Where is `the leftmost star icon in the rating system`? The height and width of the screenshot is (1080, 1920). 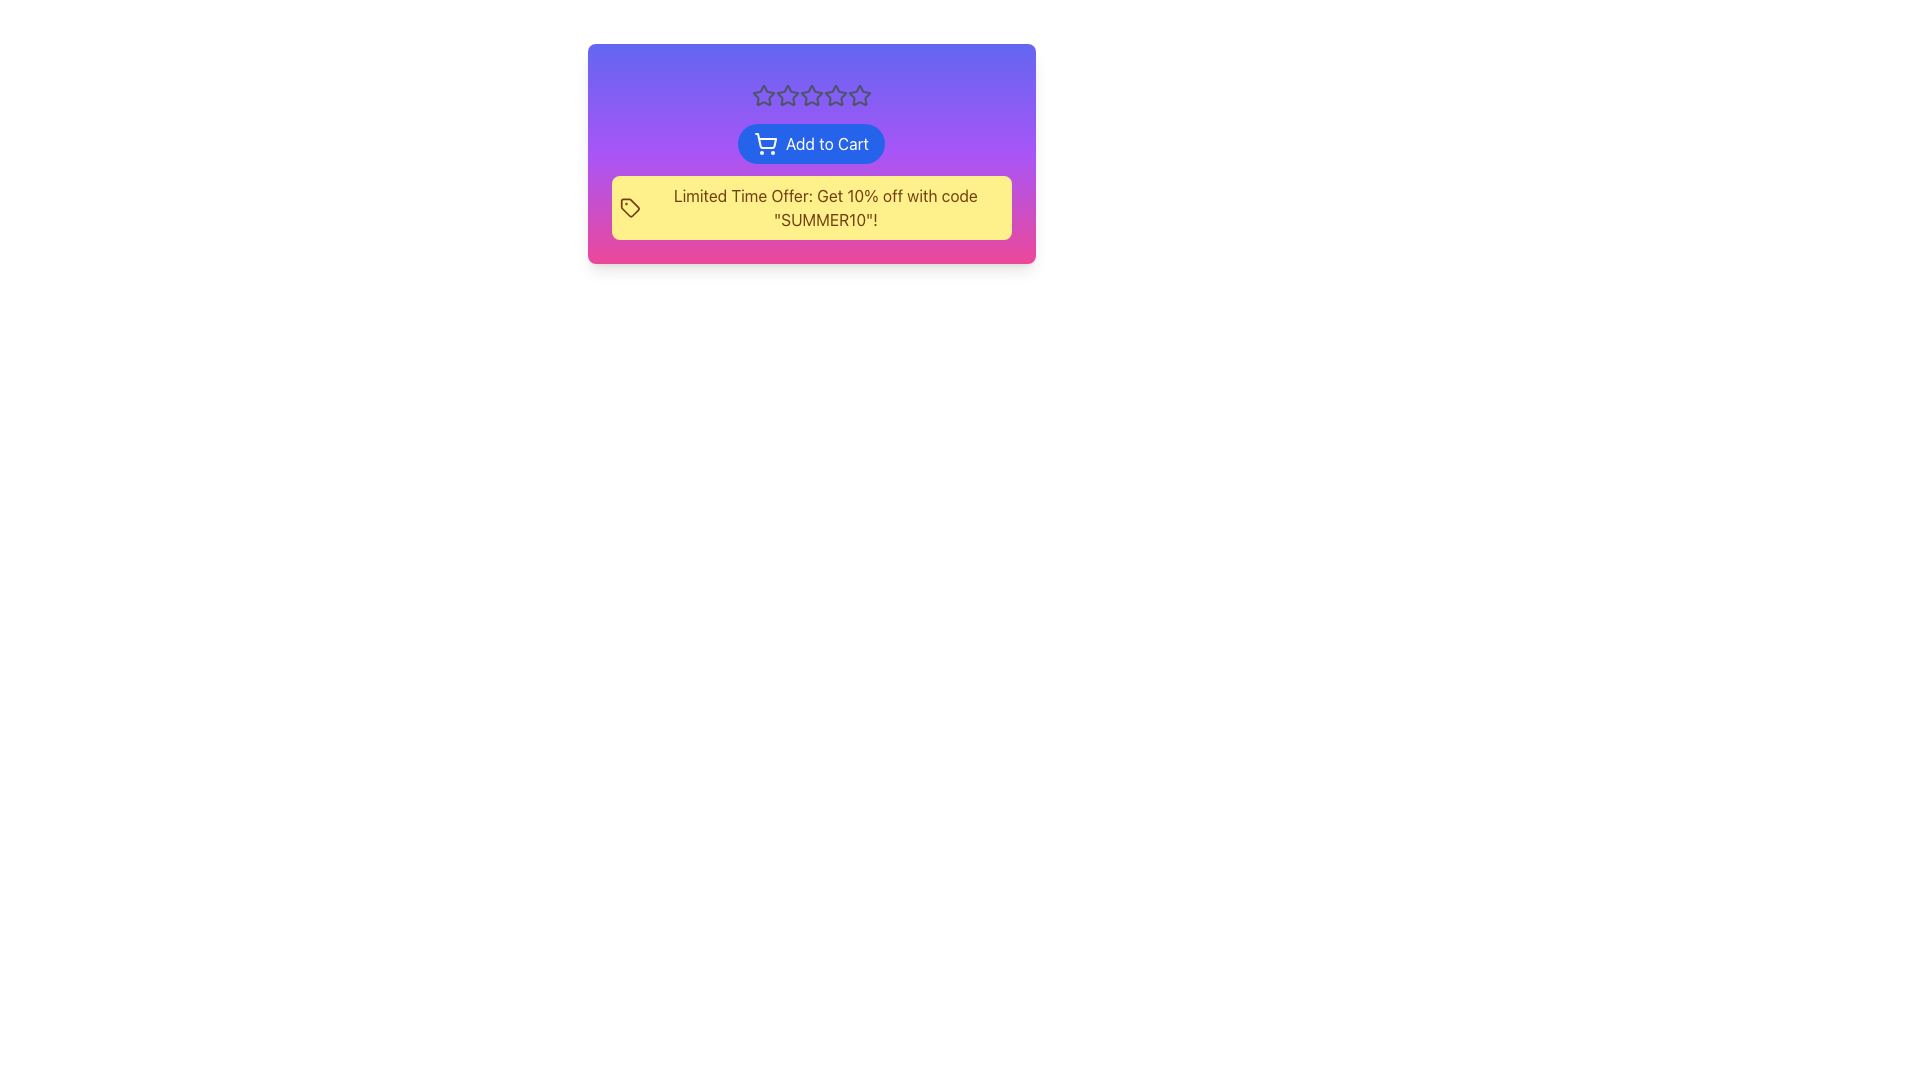 the leftmost star icon in the rating system is located at coordinates (762, 96).